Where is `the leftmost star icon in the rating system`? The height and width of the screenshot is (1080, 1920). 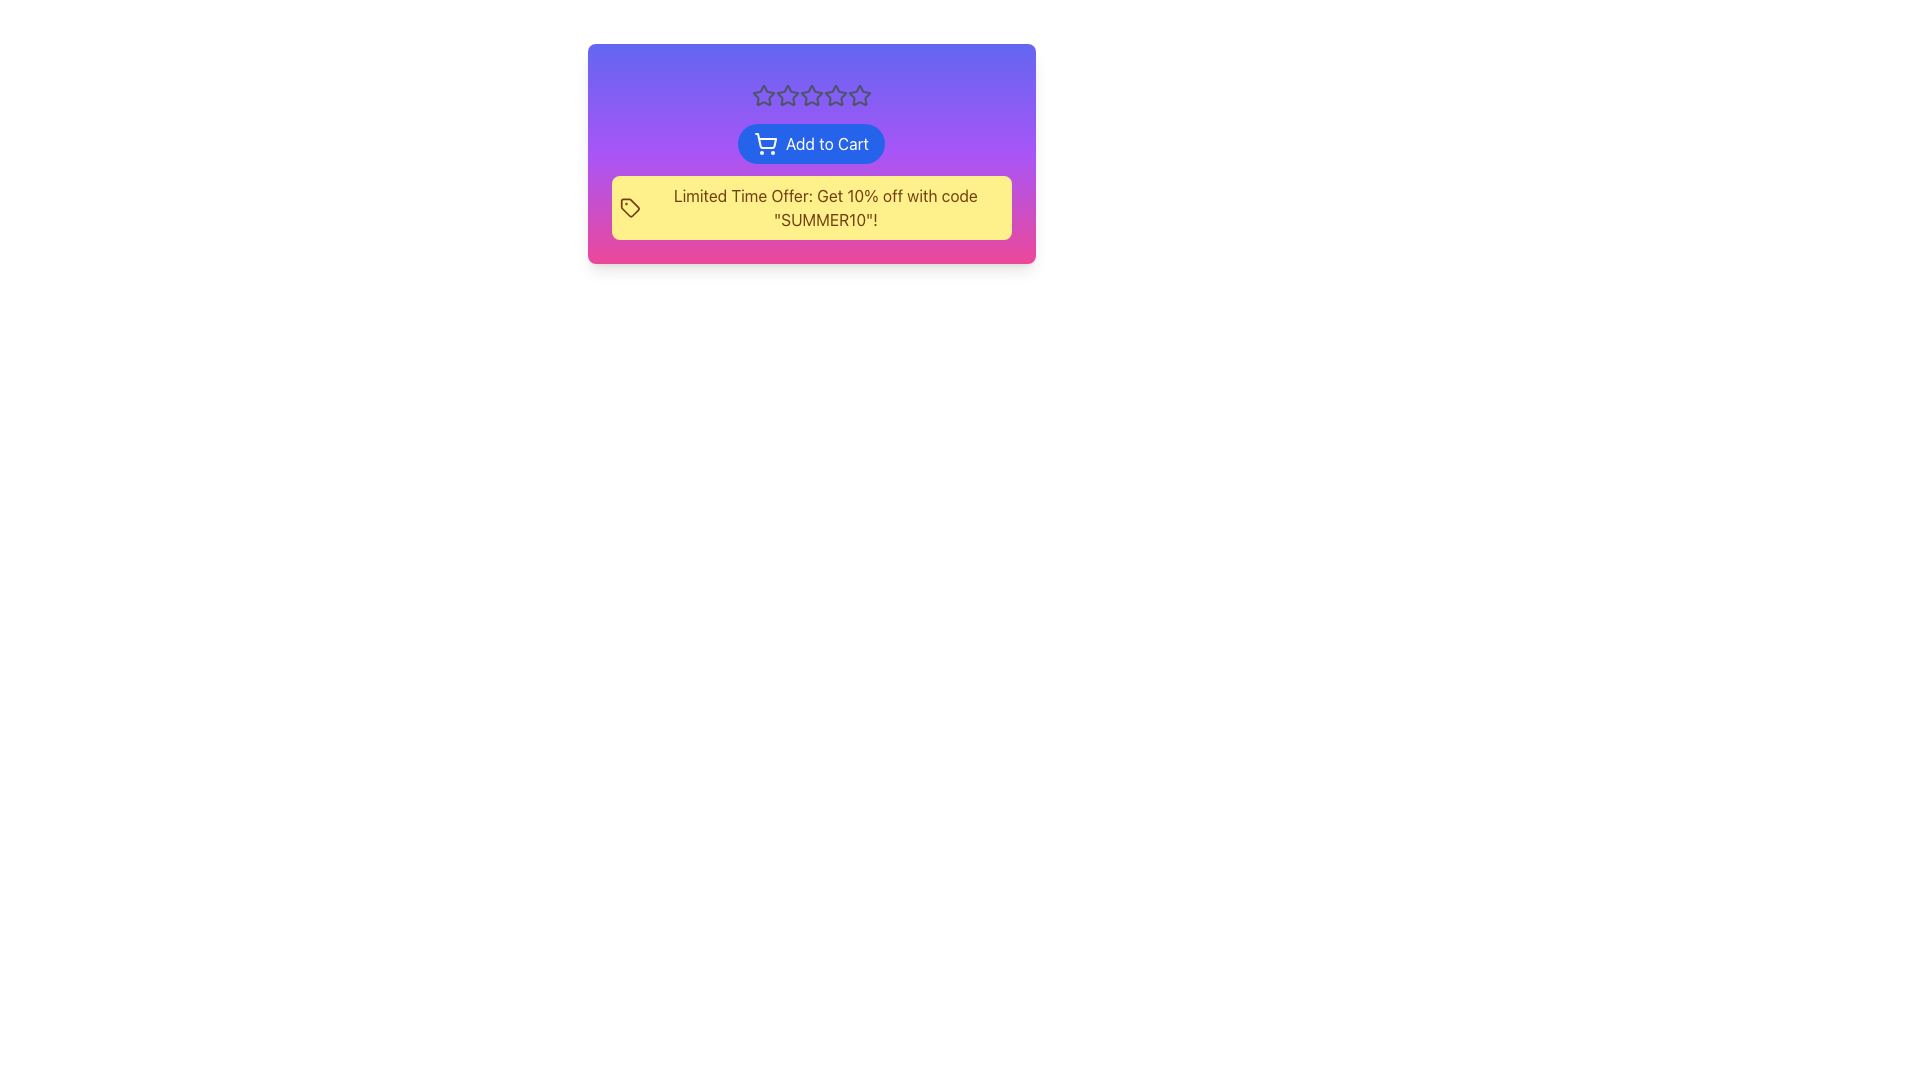 the leftmost star icon in the rating system is located at coordinates (762, 96).